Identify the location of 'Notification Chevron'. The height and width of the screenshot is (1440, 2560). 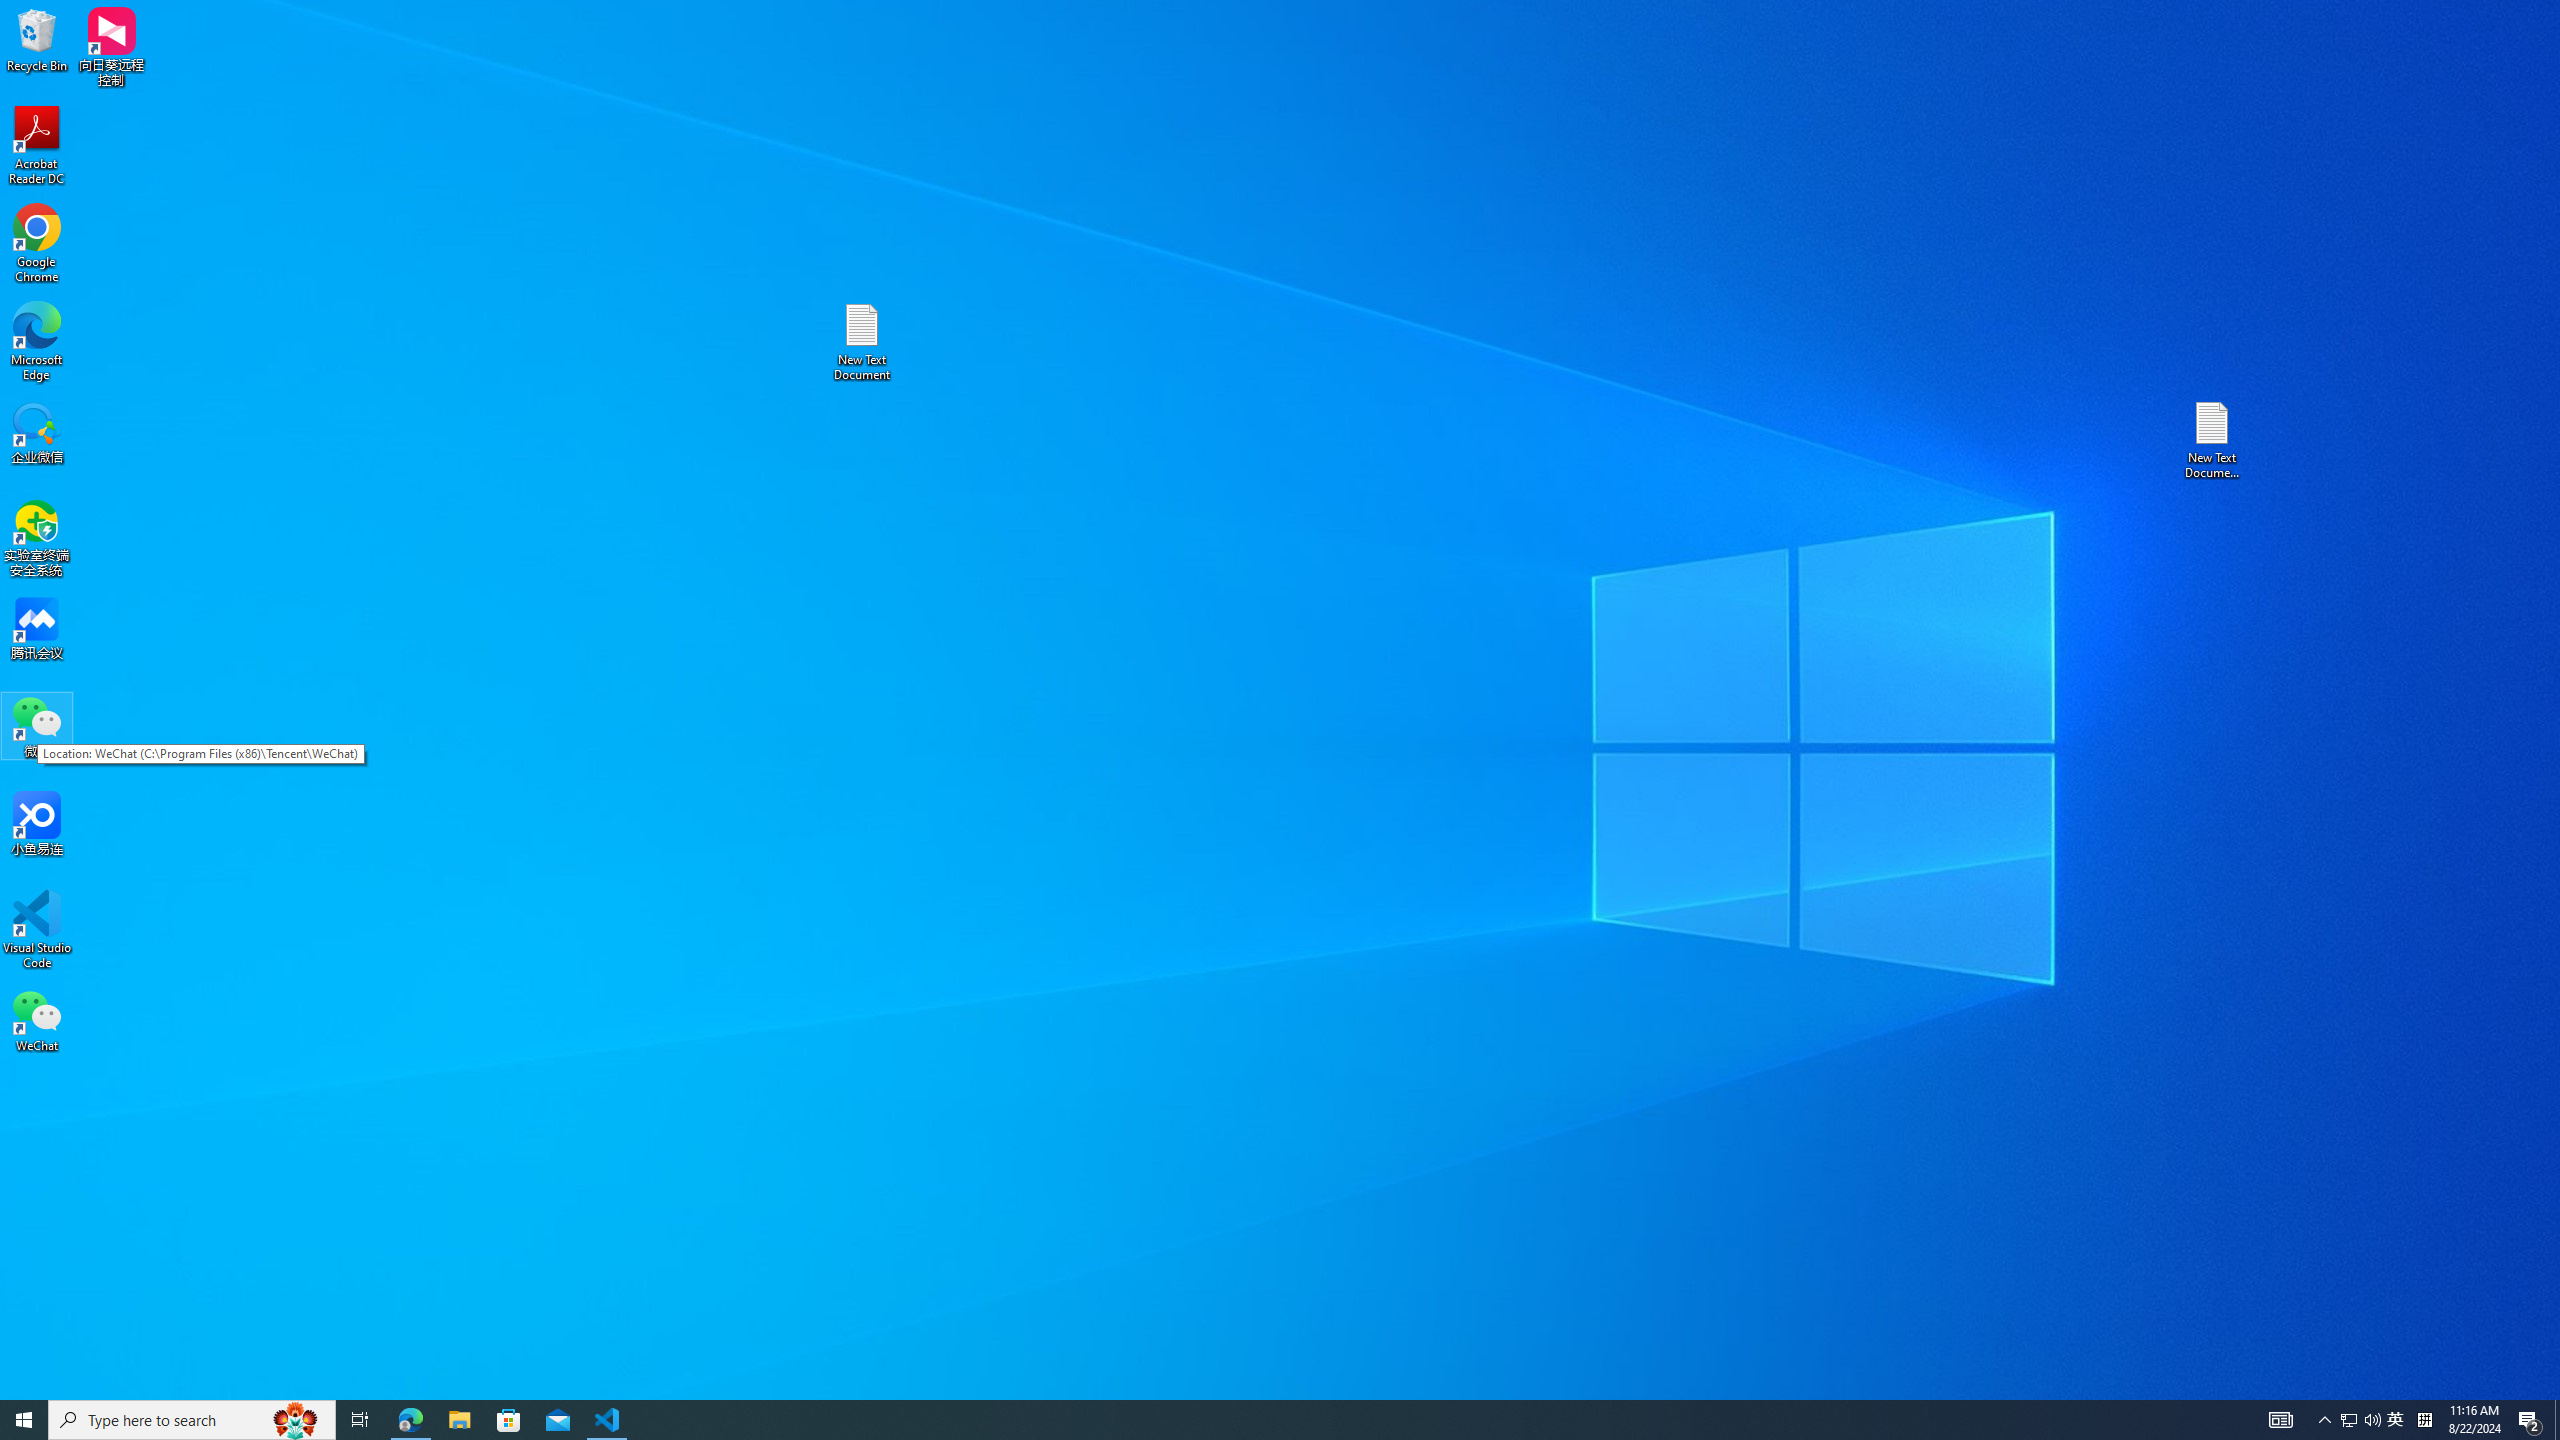
(2324, 1418).